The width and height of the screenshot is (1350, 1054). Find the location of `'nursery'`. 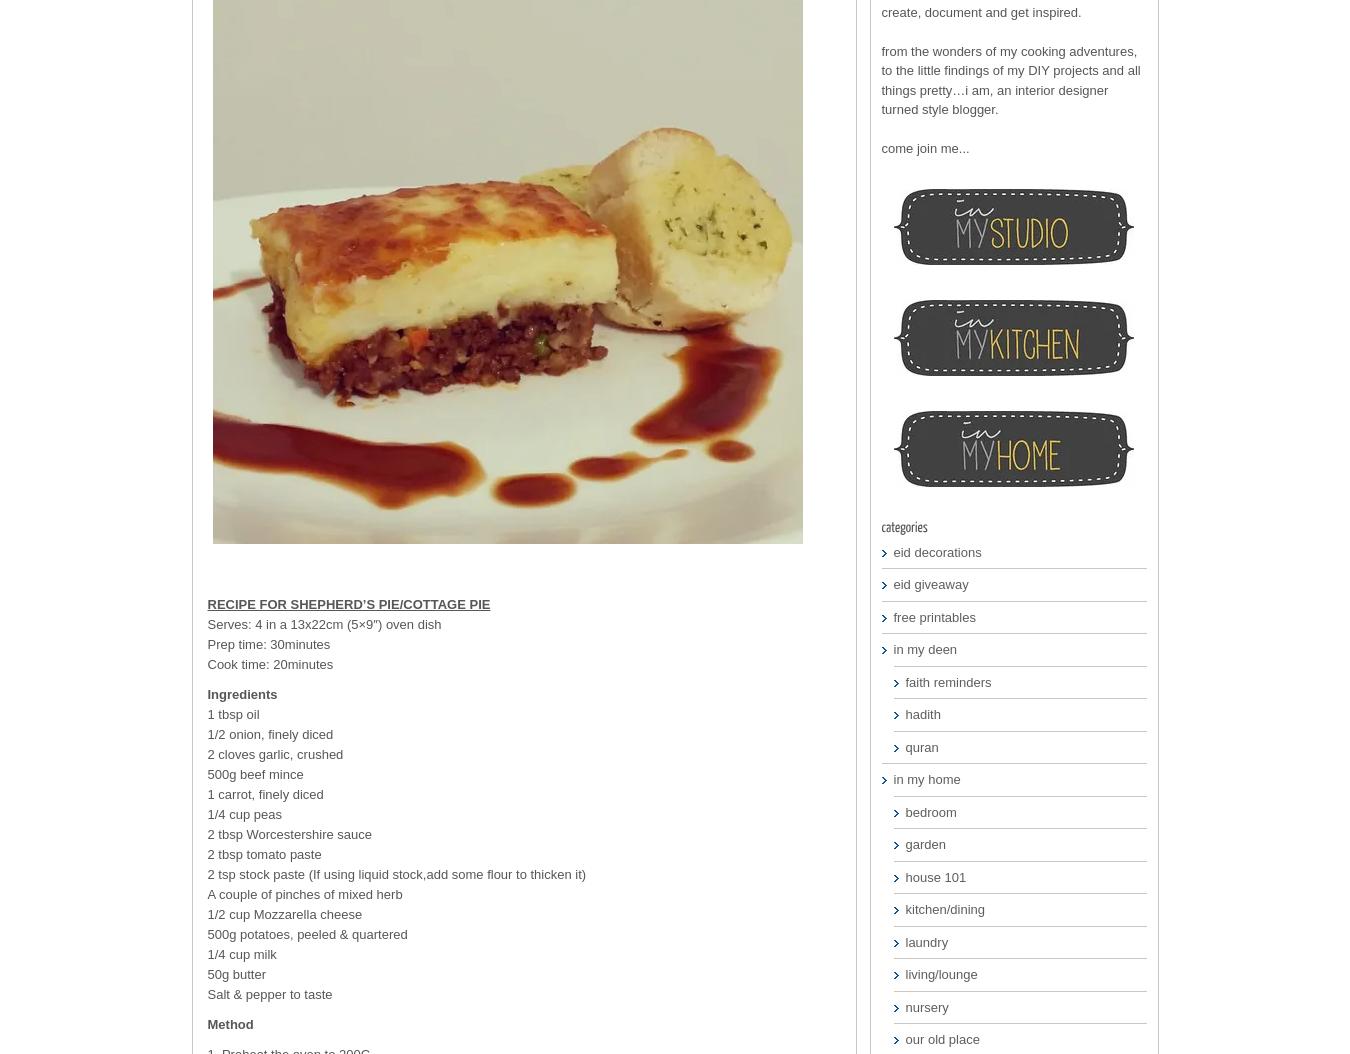

'nursery' is located at coordinates (925, 1005).